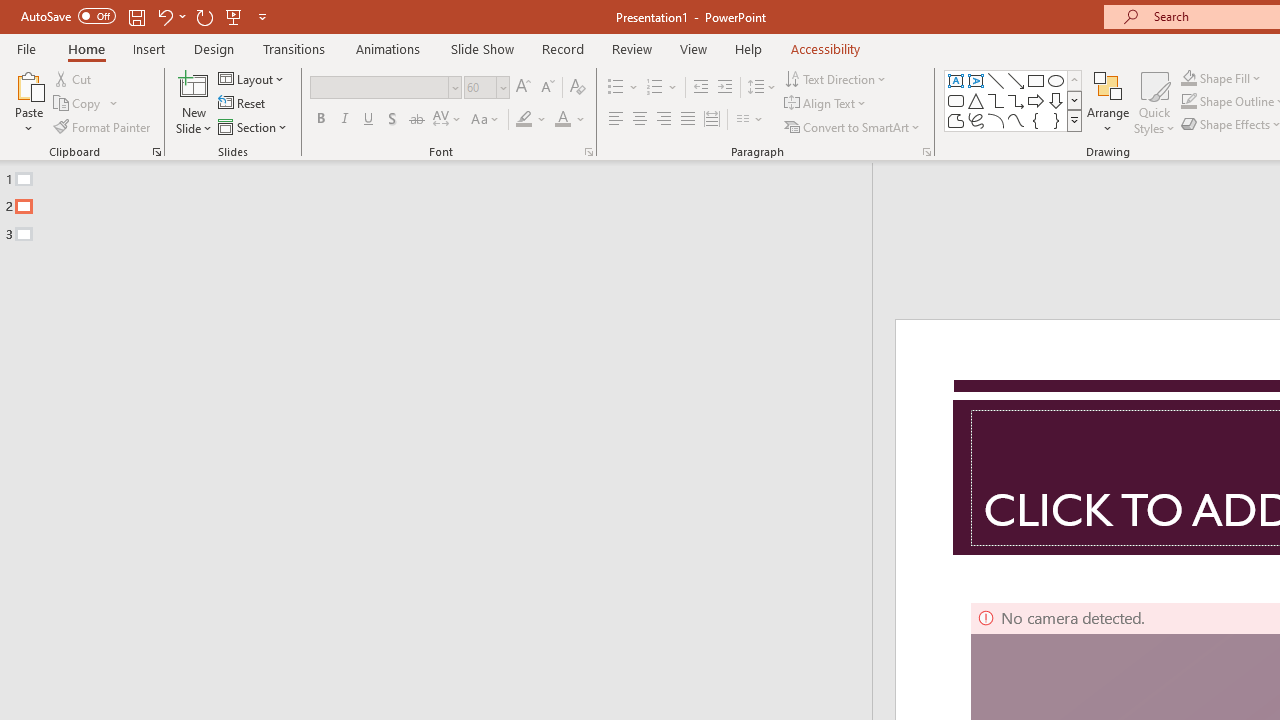 The image size is (1280, 720). Describe the element at coordinates (193, 103) in the screenshot. I see `'New Slide'` at that location.